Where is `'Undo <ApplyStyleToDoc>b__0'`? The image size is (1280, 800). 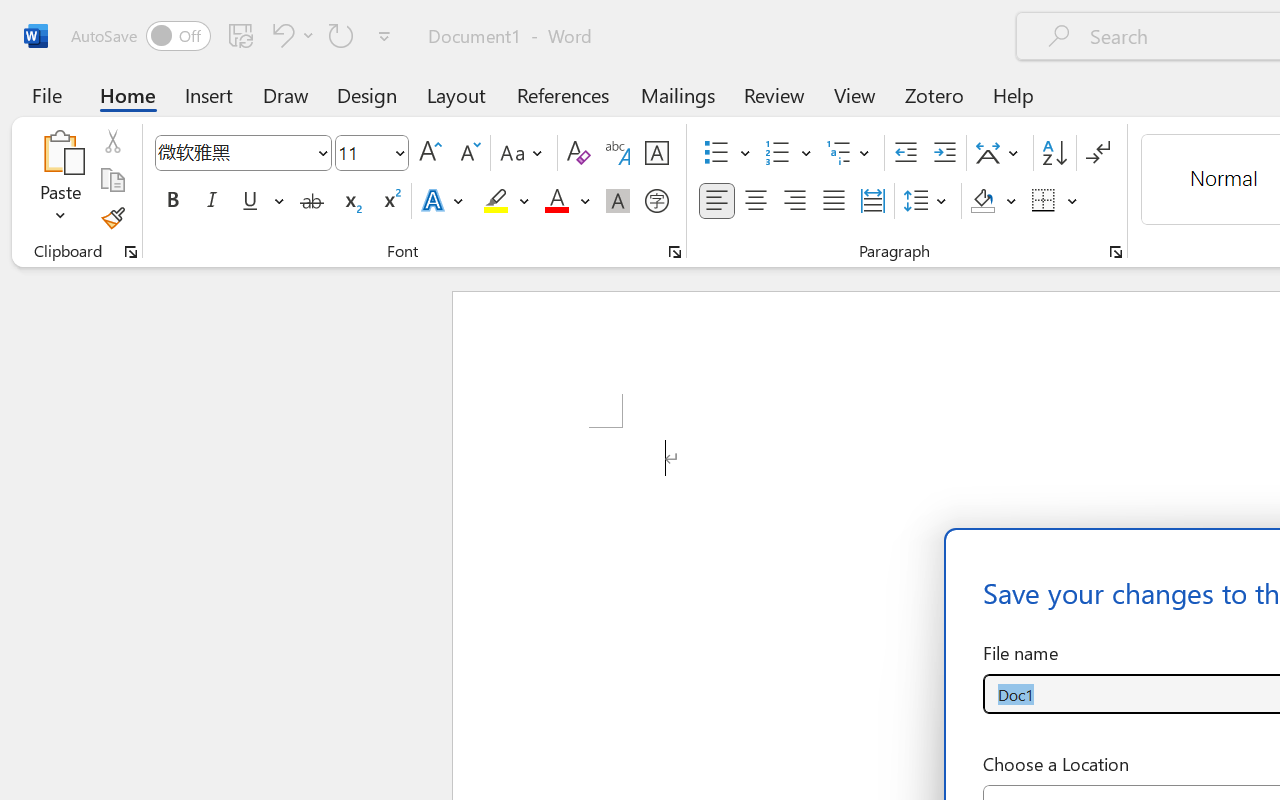
'Undo <ApplyStyleToDoc>b__0' is located at coordinates (289, 34).